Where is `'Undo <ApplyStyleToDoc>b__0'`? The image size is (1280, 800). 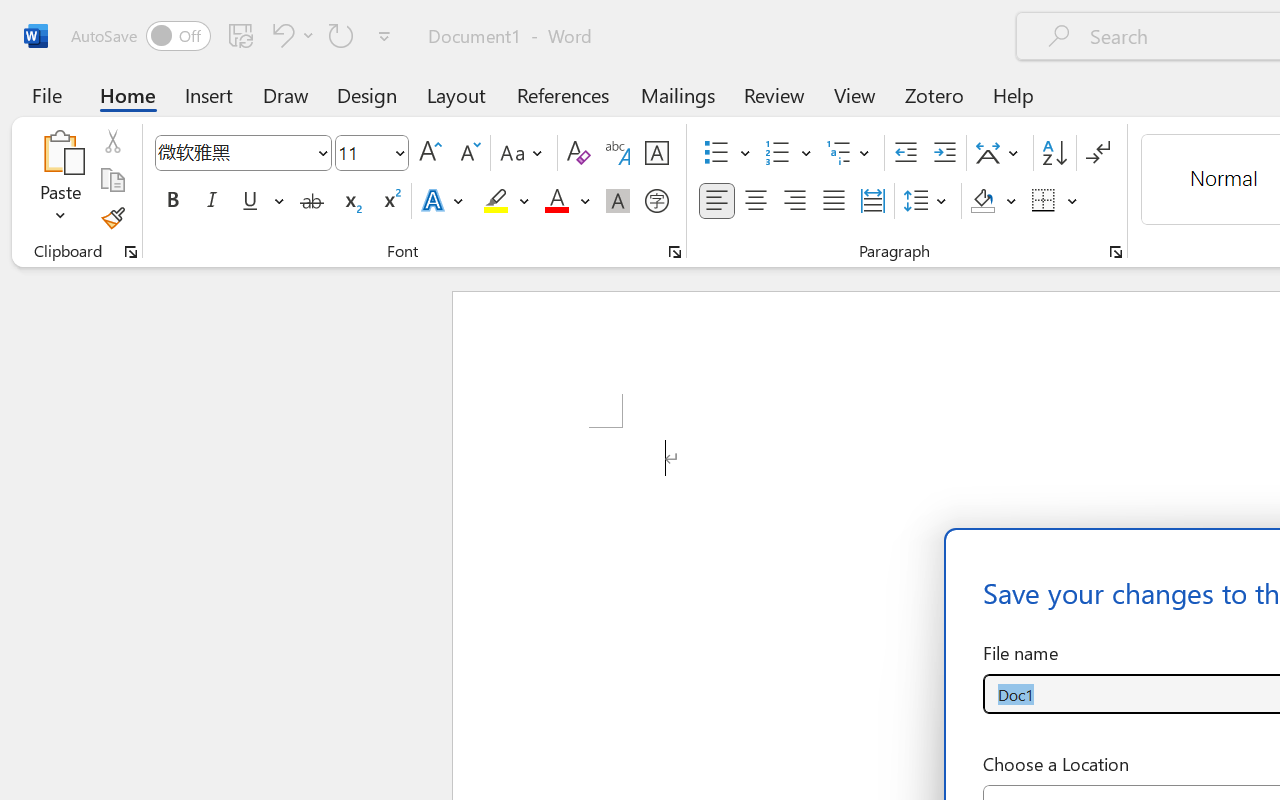
'Undo <ApplyStyleToDoc>b__0' is located at coordinates (289, 34).